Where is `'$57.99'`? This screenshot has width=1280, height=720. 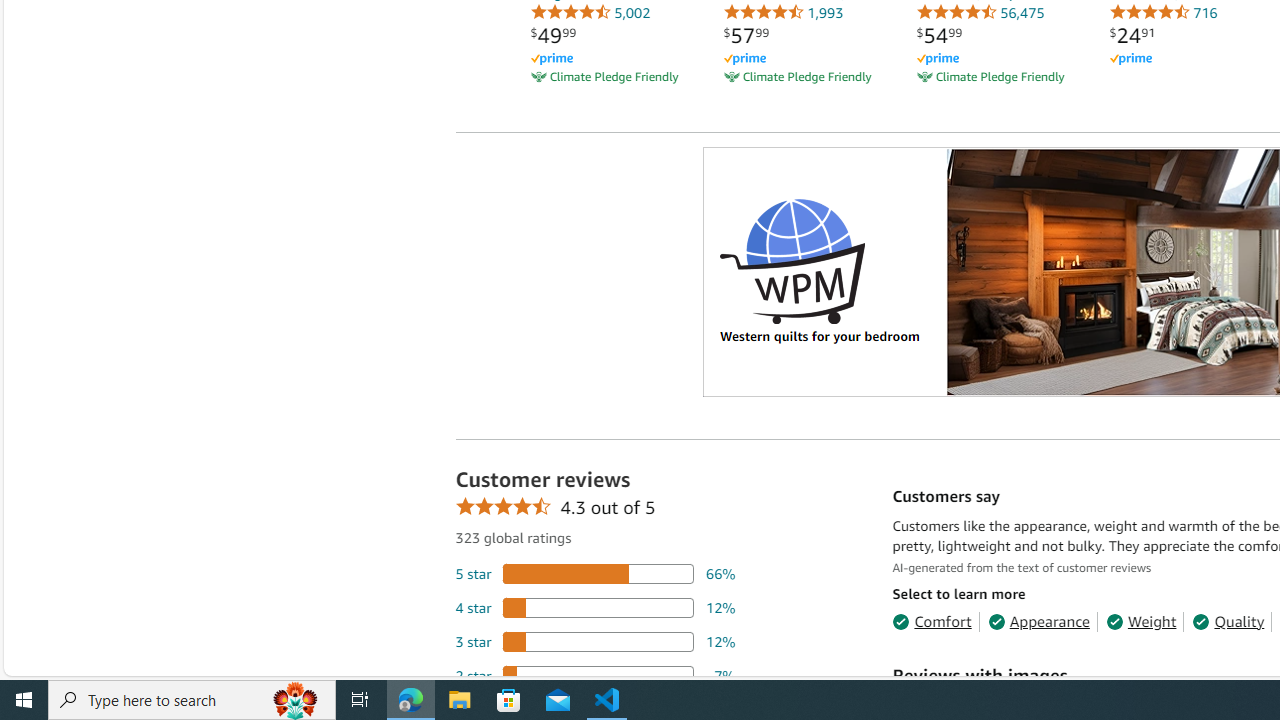 '$57.99' is located at coordinates (745, 35).